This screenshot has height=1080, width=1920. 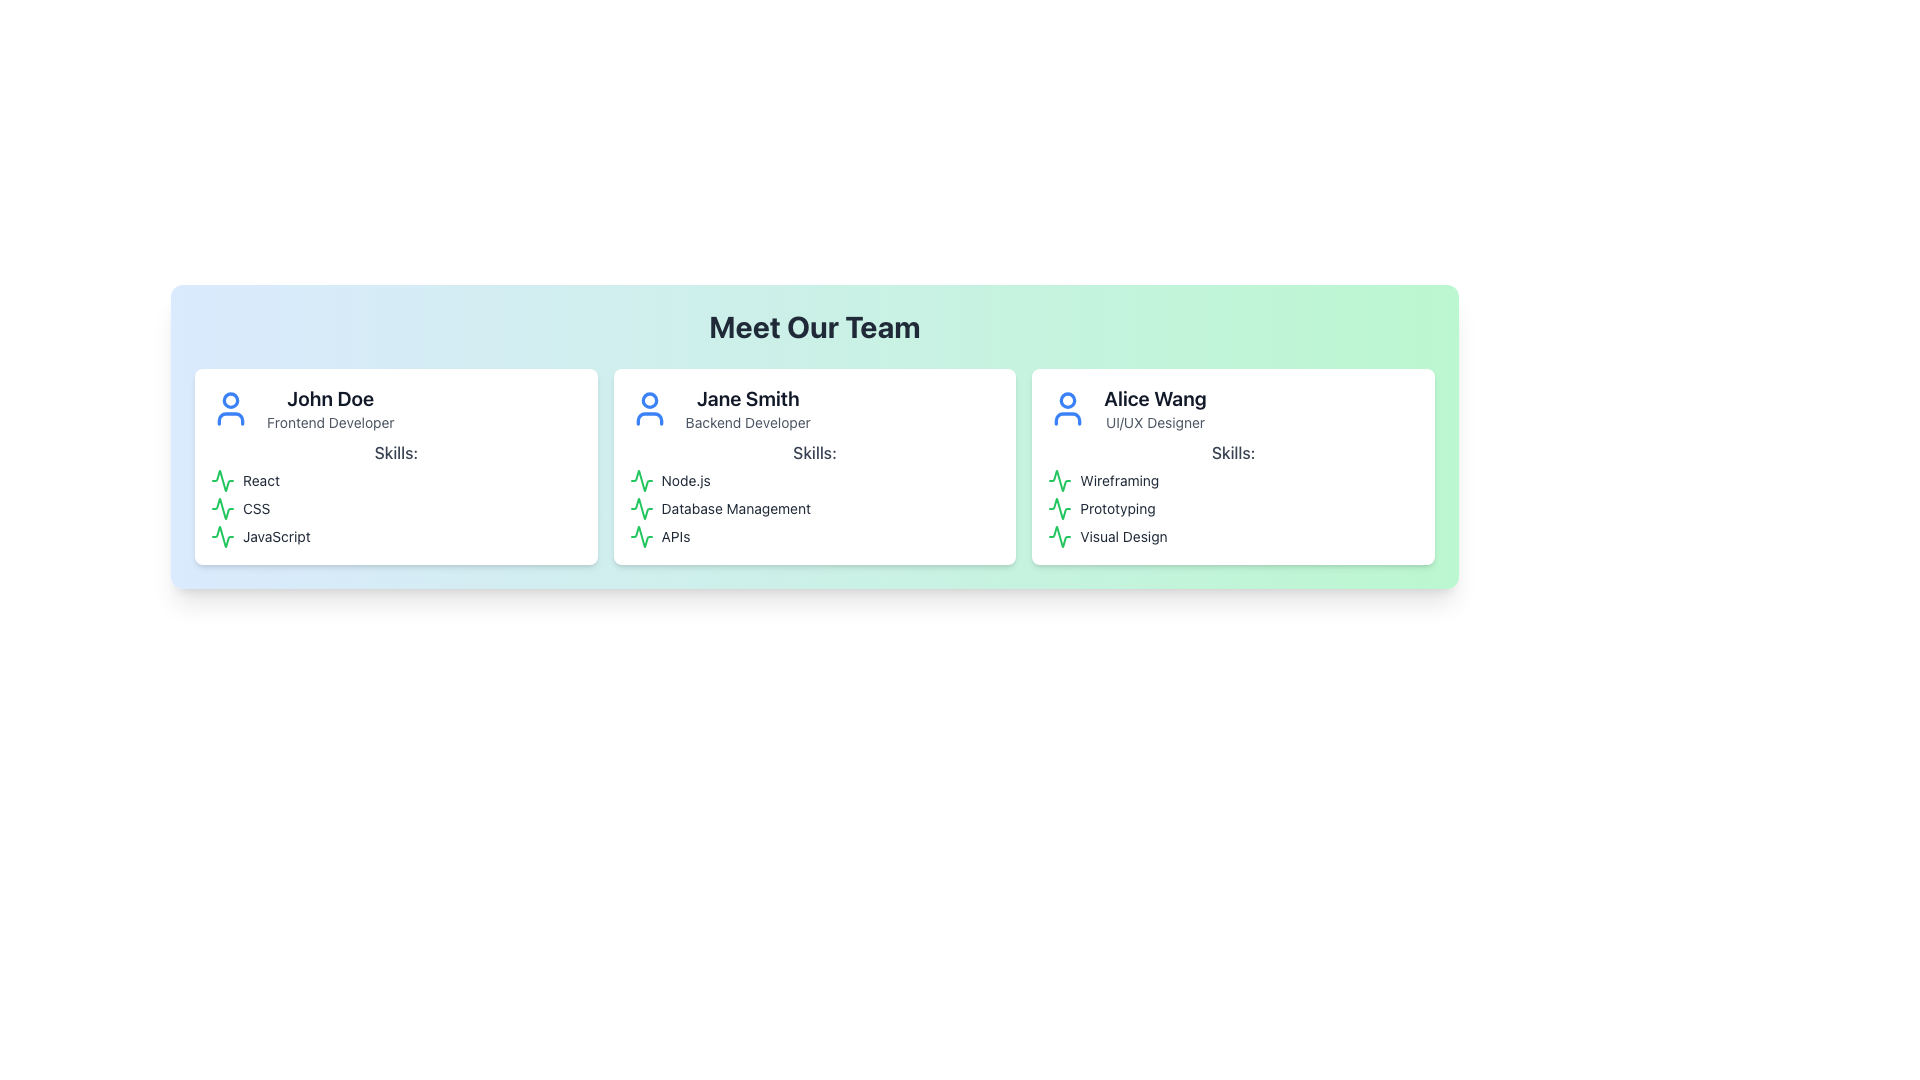 I want to click on the green waveform icon representing a skill below the 'Node.js' text in the skill list of the 'Jane Smith' card, so click(x=641, y=481).